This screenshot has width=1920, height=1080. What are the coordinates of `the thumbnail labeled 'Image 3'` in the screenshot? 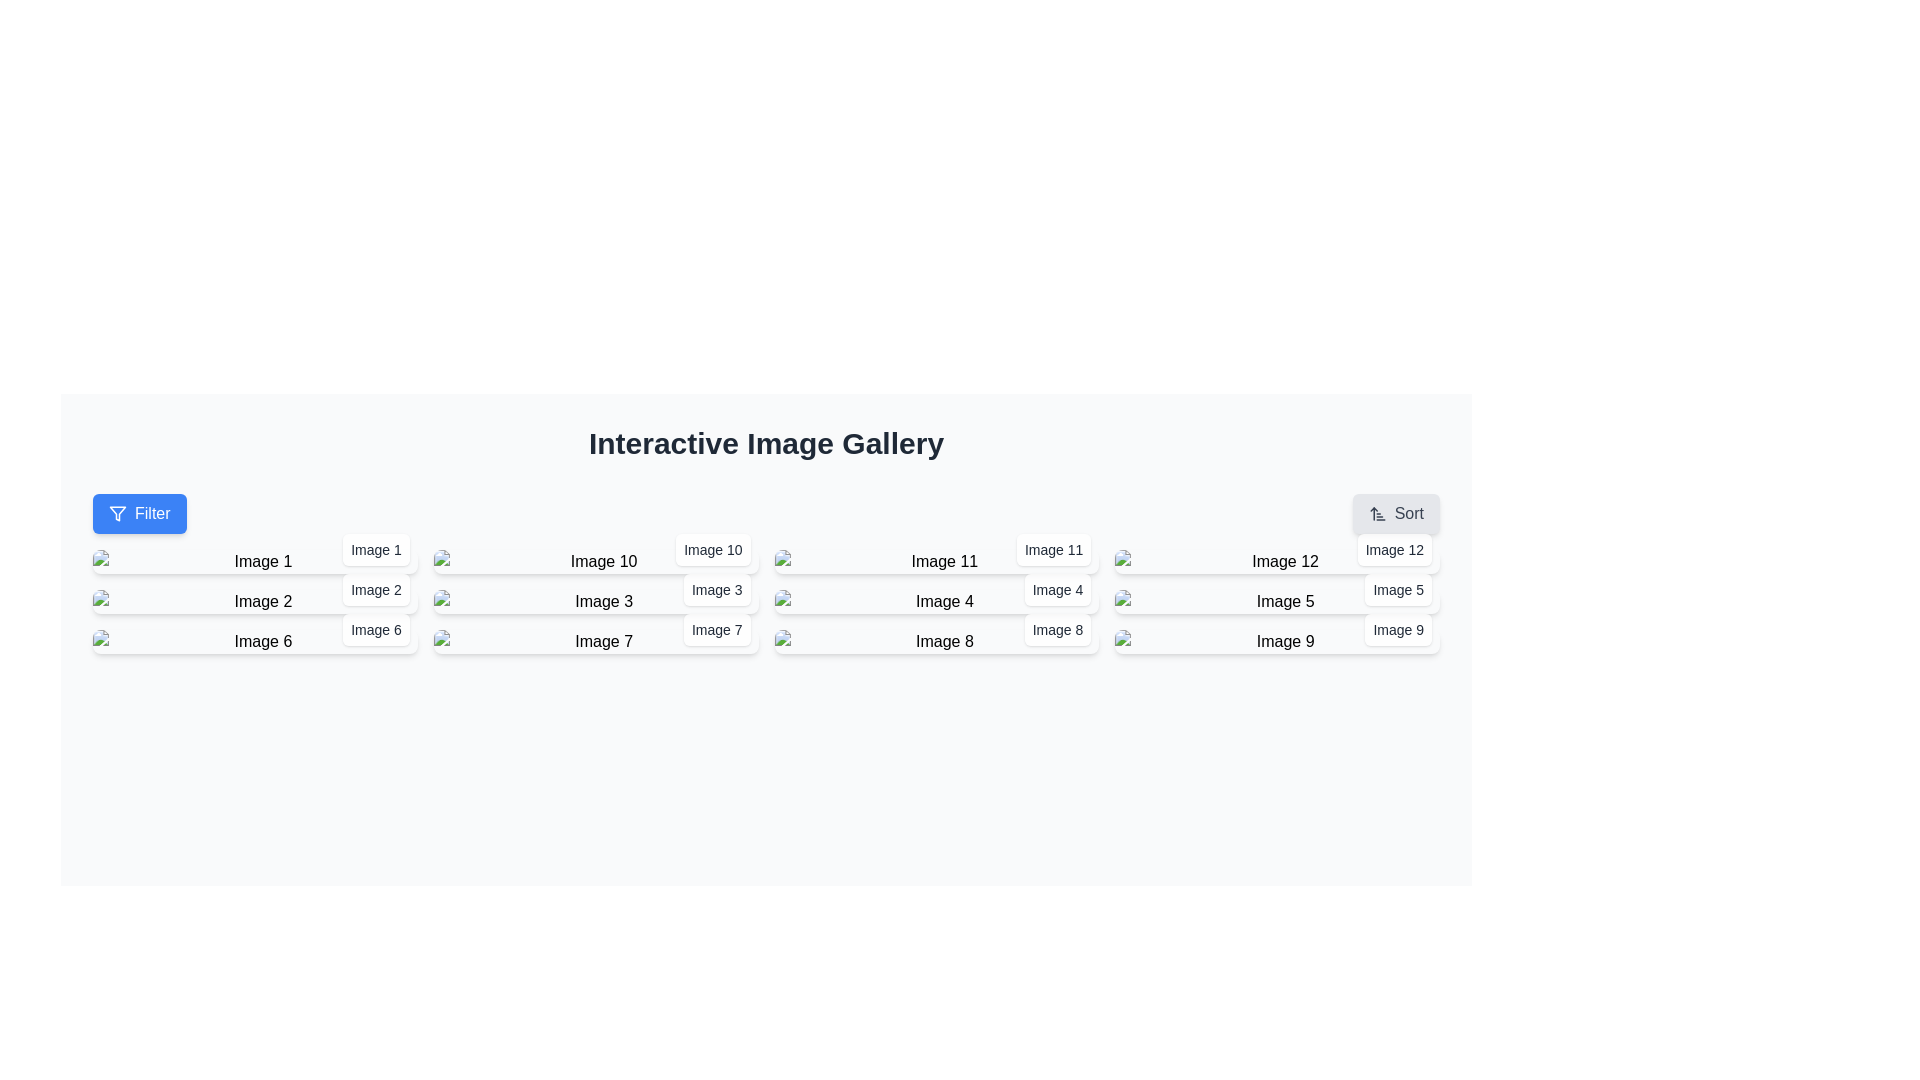 It's located at (595, 600).